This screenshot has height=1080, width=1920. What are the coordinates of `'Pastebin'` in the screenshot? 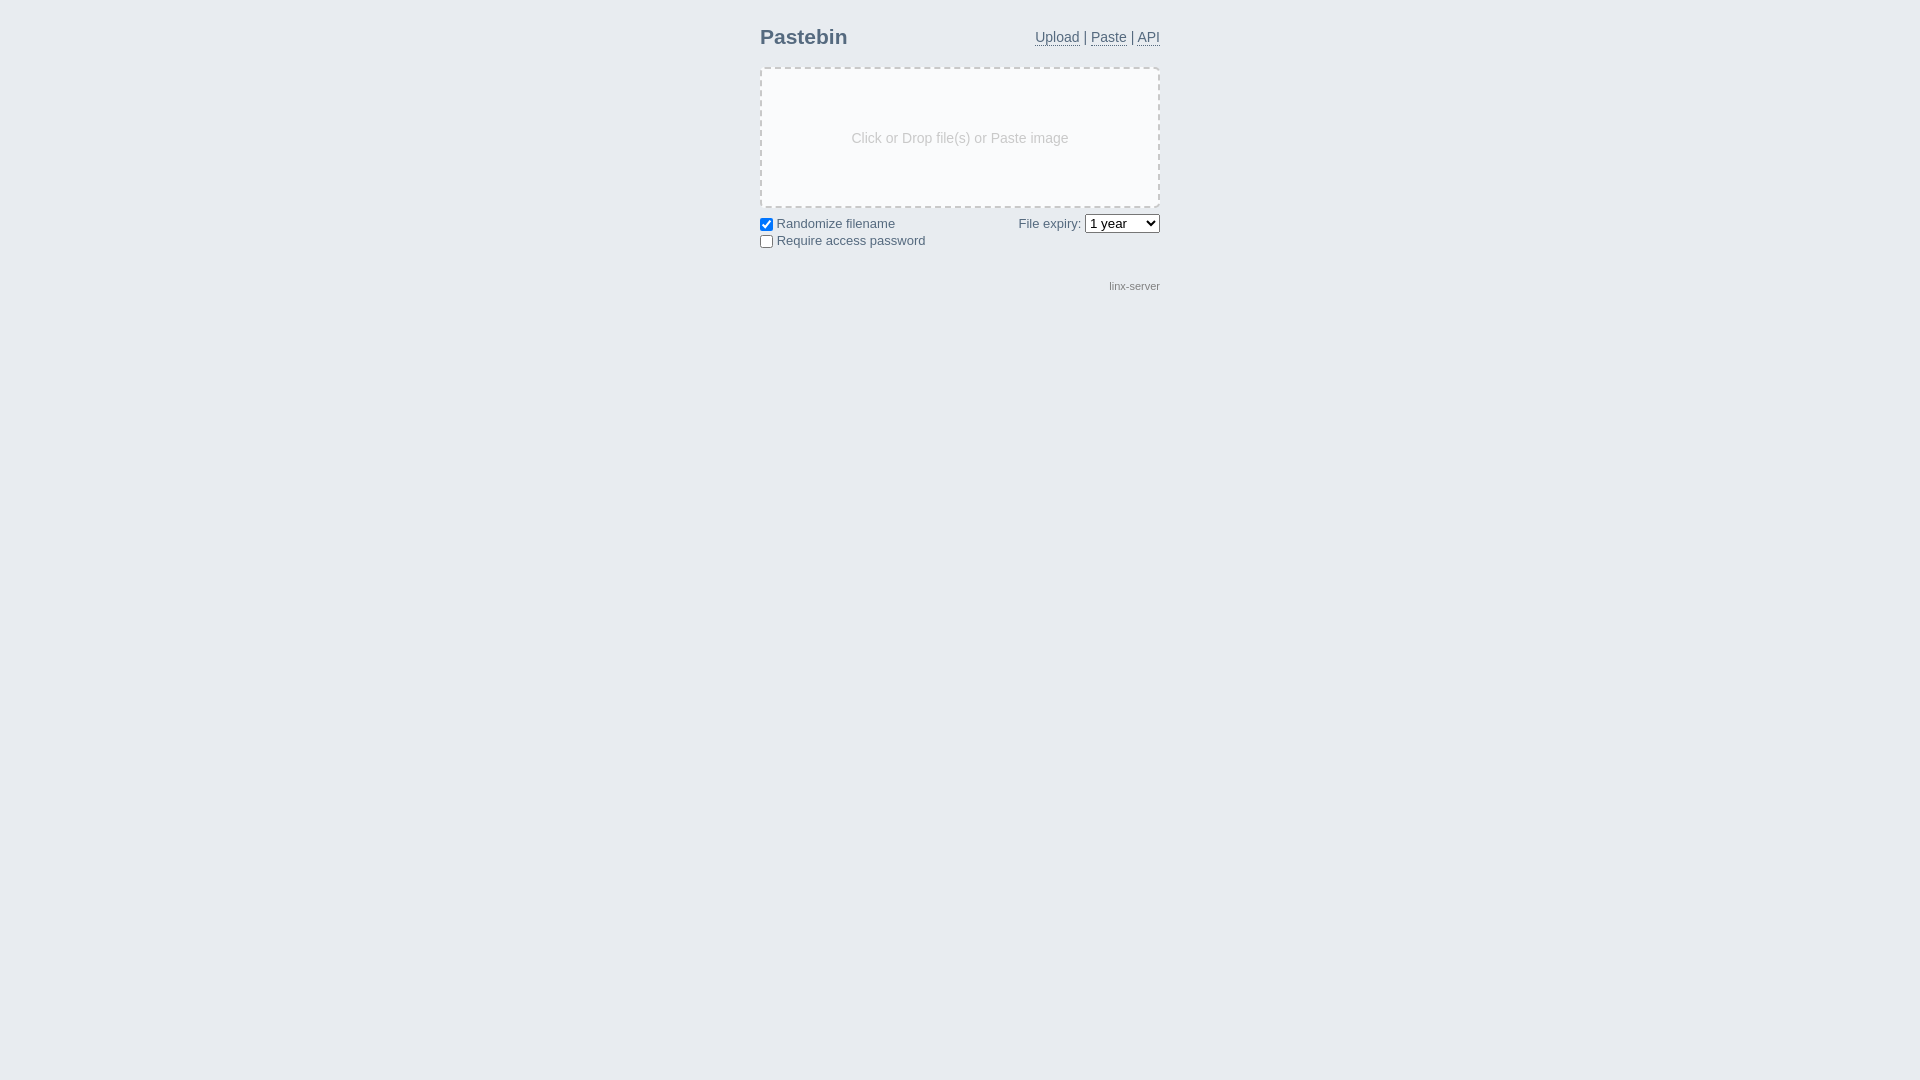 It's located at (803, 36).